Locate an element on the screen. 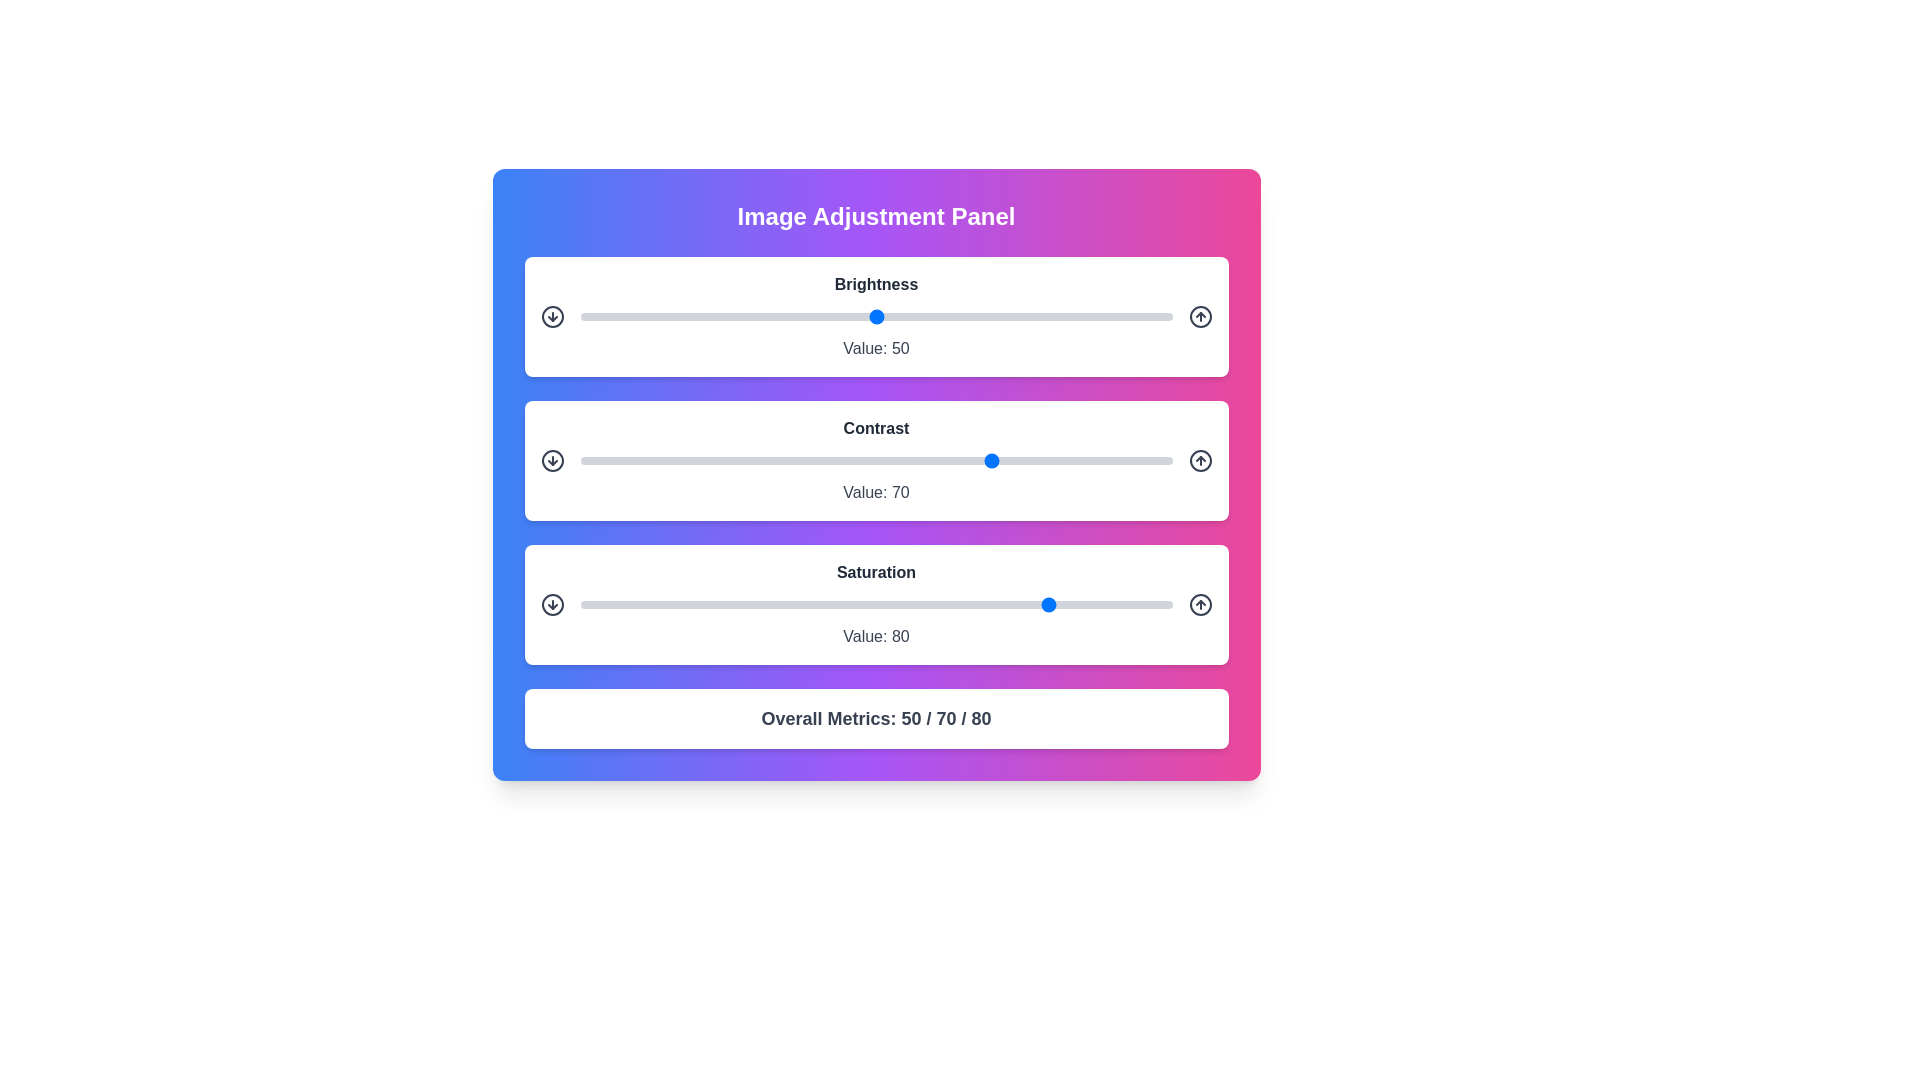 This screenshot has width=1920, height=1080. brightness is located at coordinates (1131, 315).